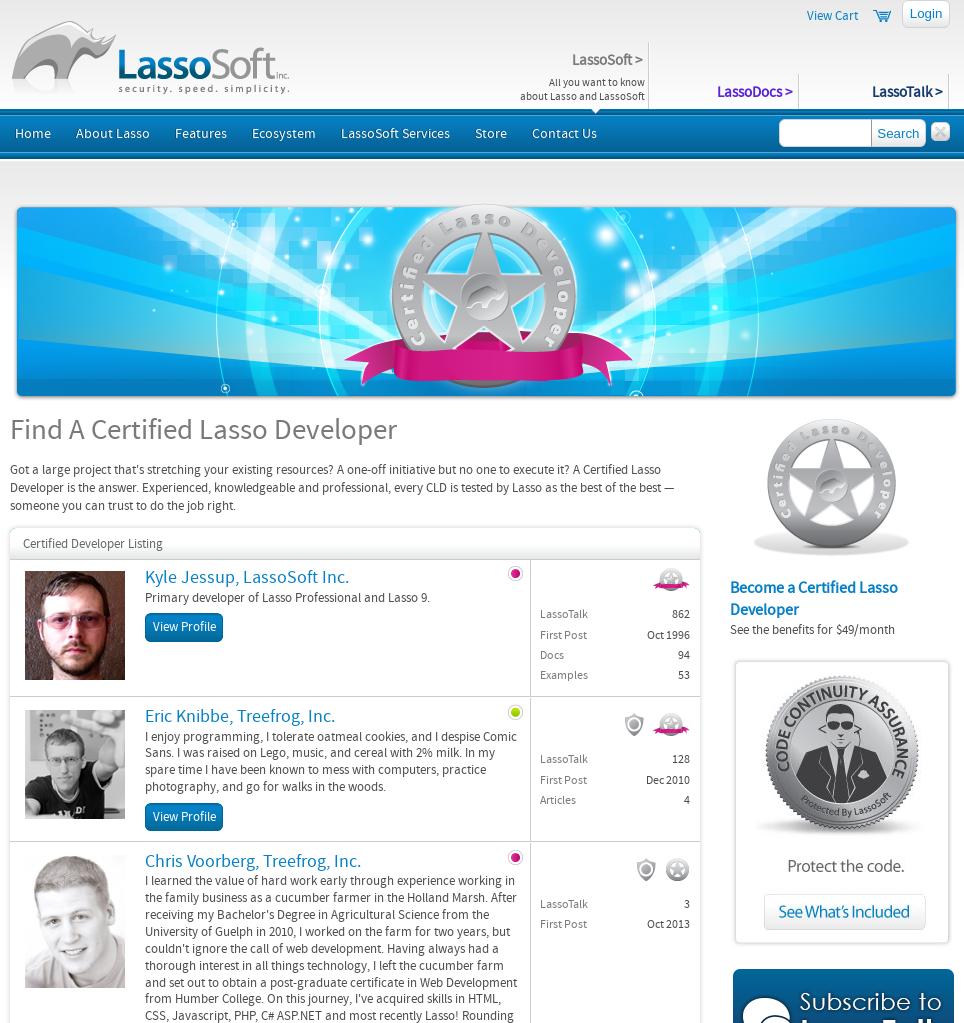  What do you see at coordinates (563, 133) in the screenshot?
I see `'Contact Us'` at bounding box center [563, 133].